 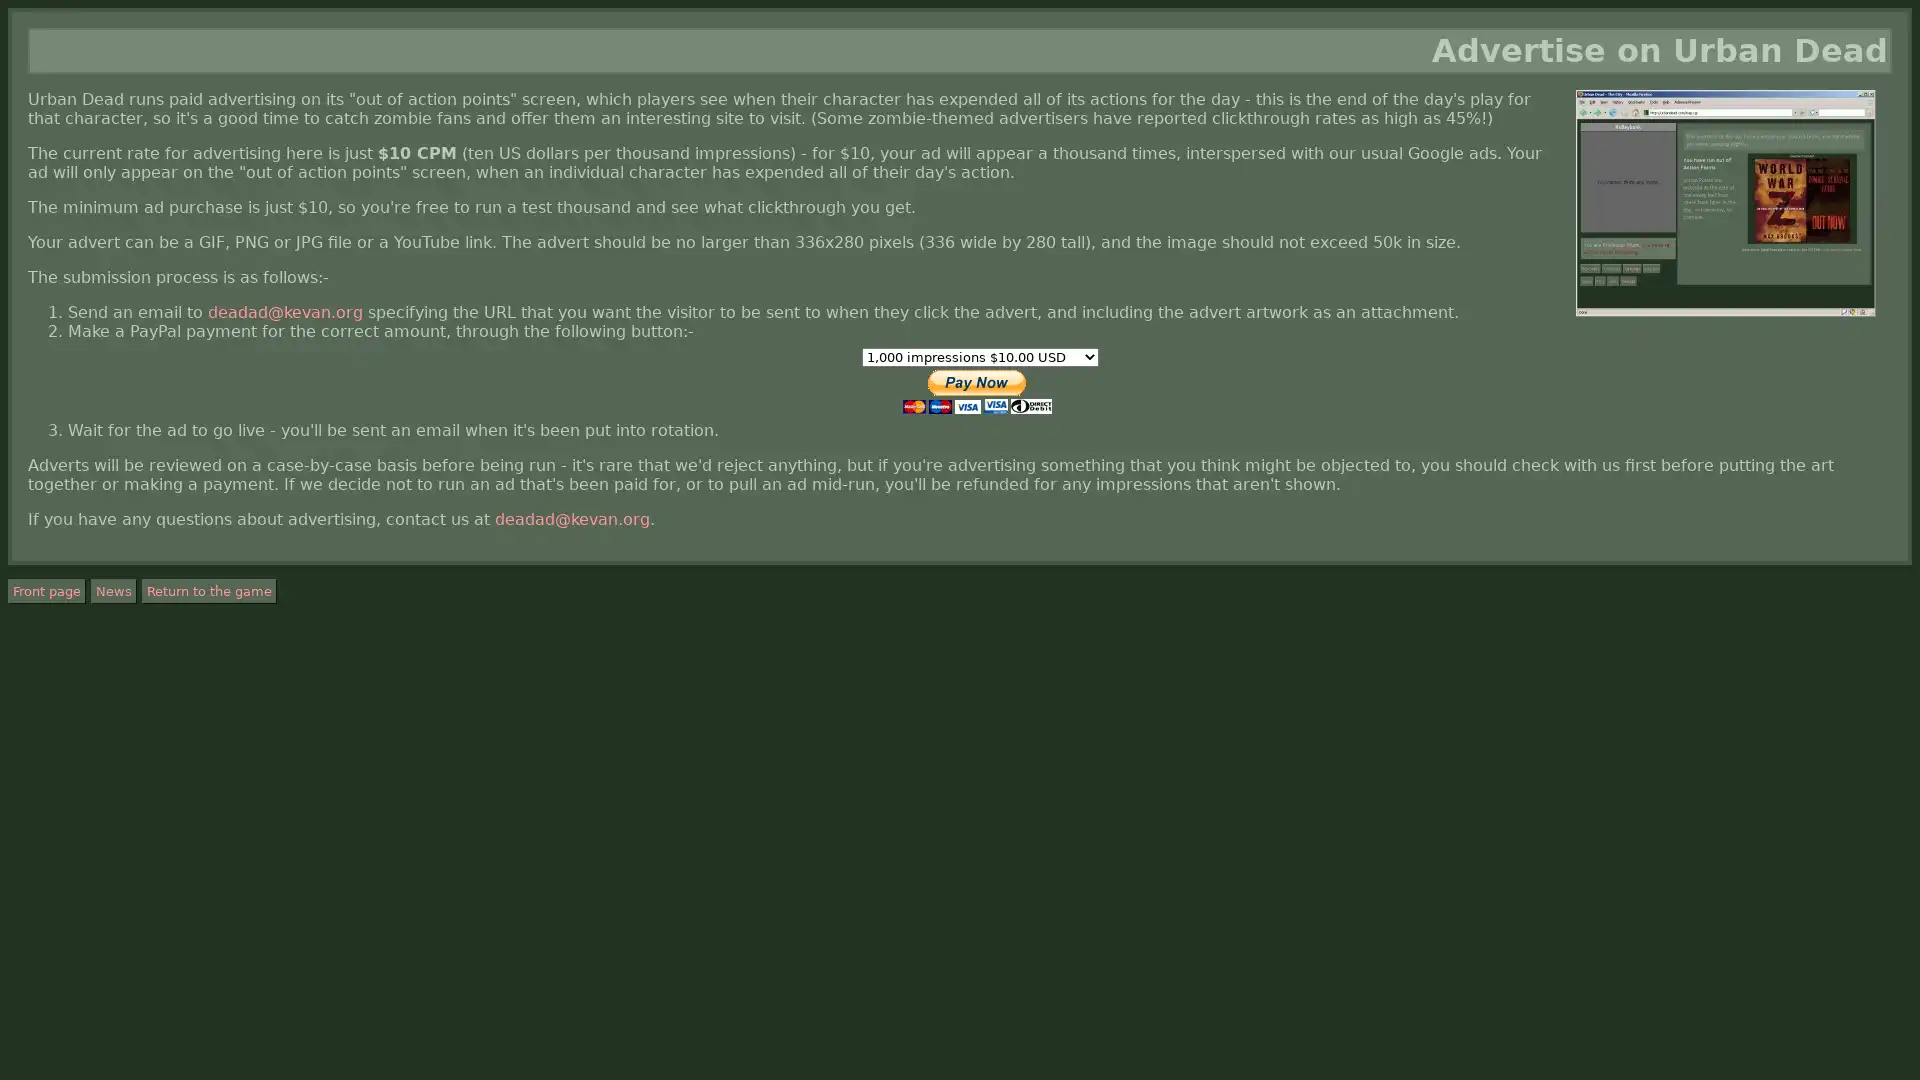 What do you see at coordinates (976, 393) in the screenshot?
I see `PayPal . The safer, easier way to pay online.` at bounding box center [976, 393].